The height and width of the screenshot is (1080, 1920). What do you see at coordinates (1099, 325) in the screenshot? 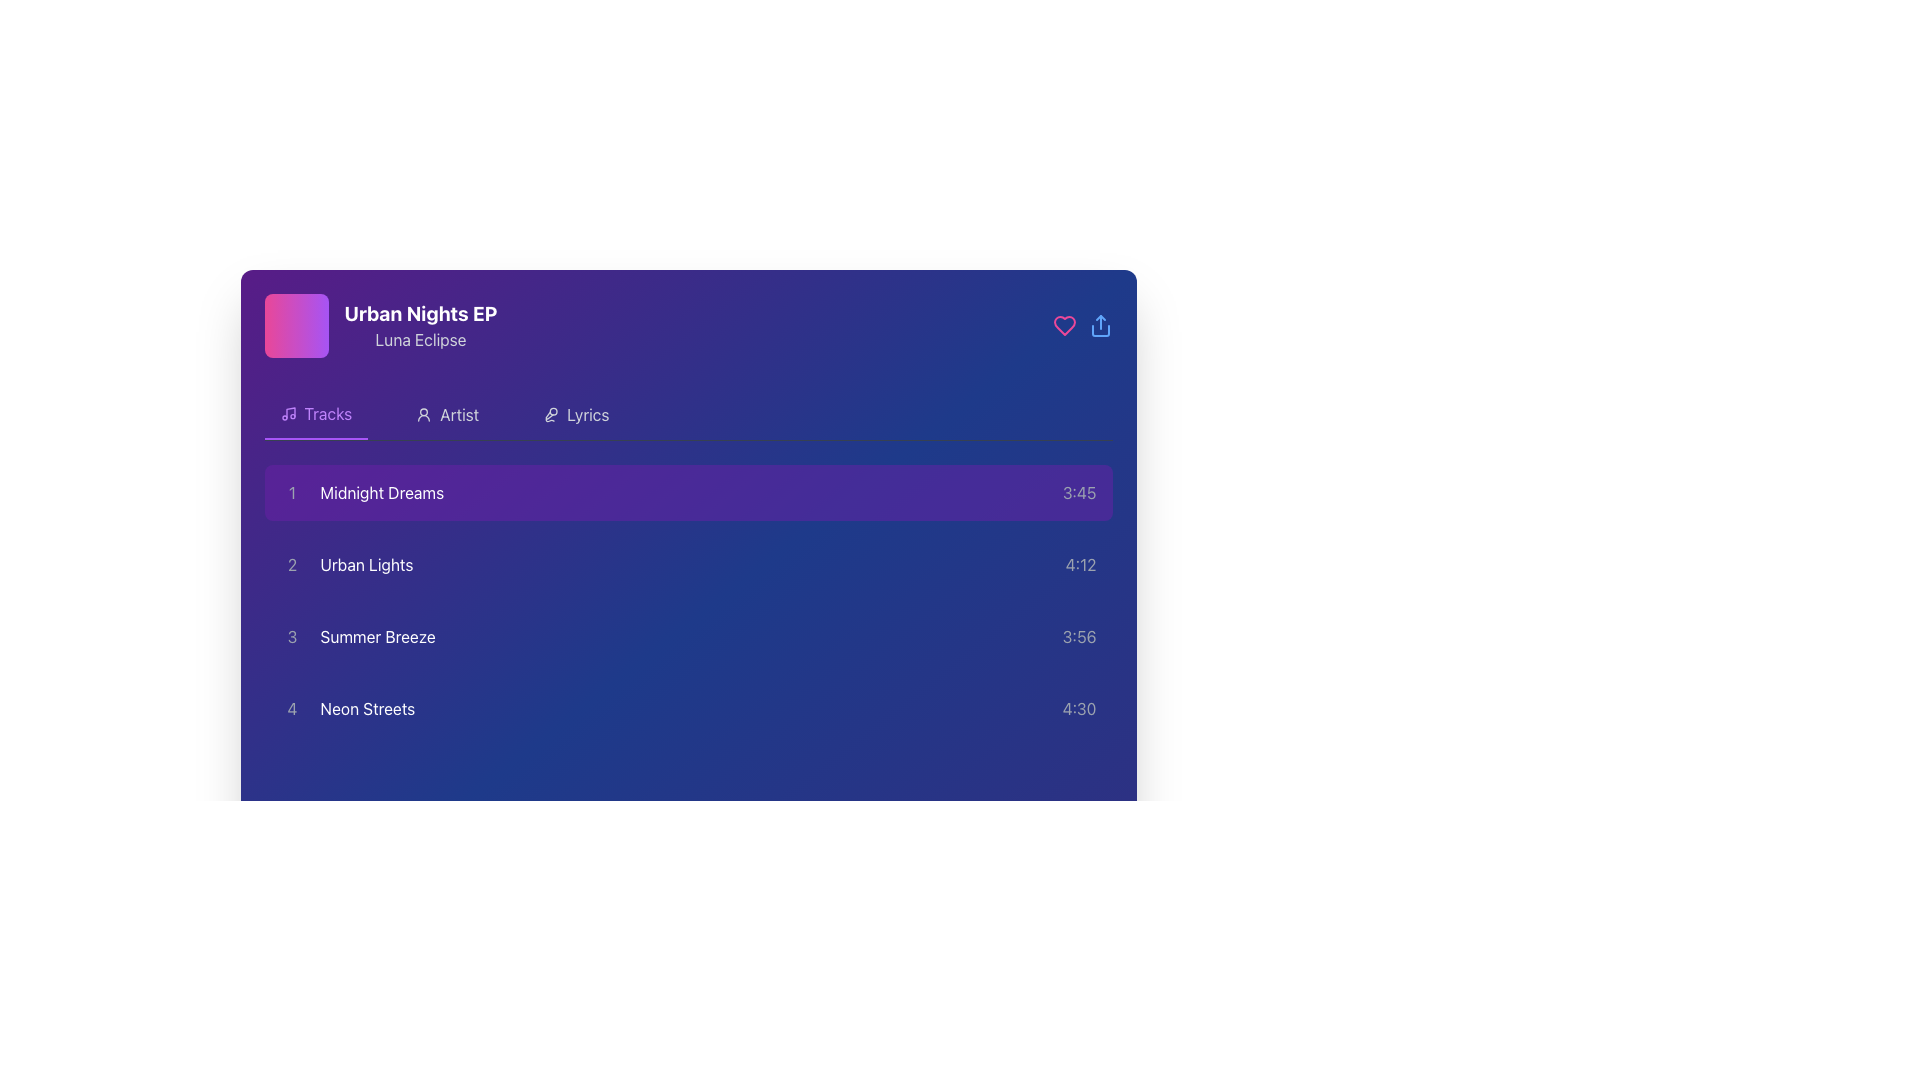
I see `the sharing icon located in the top-right corner of the music information panel to initiate the sharing action` at bounding box center [1099, 325].